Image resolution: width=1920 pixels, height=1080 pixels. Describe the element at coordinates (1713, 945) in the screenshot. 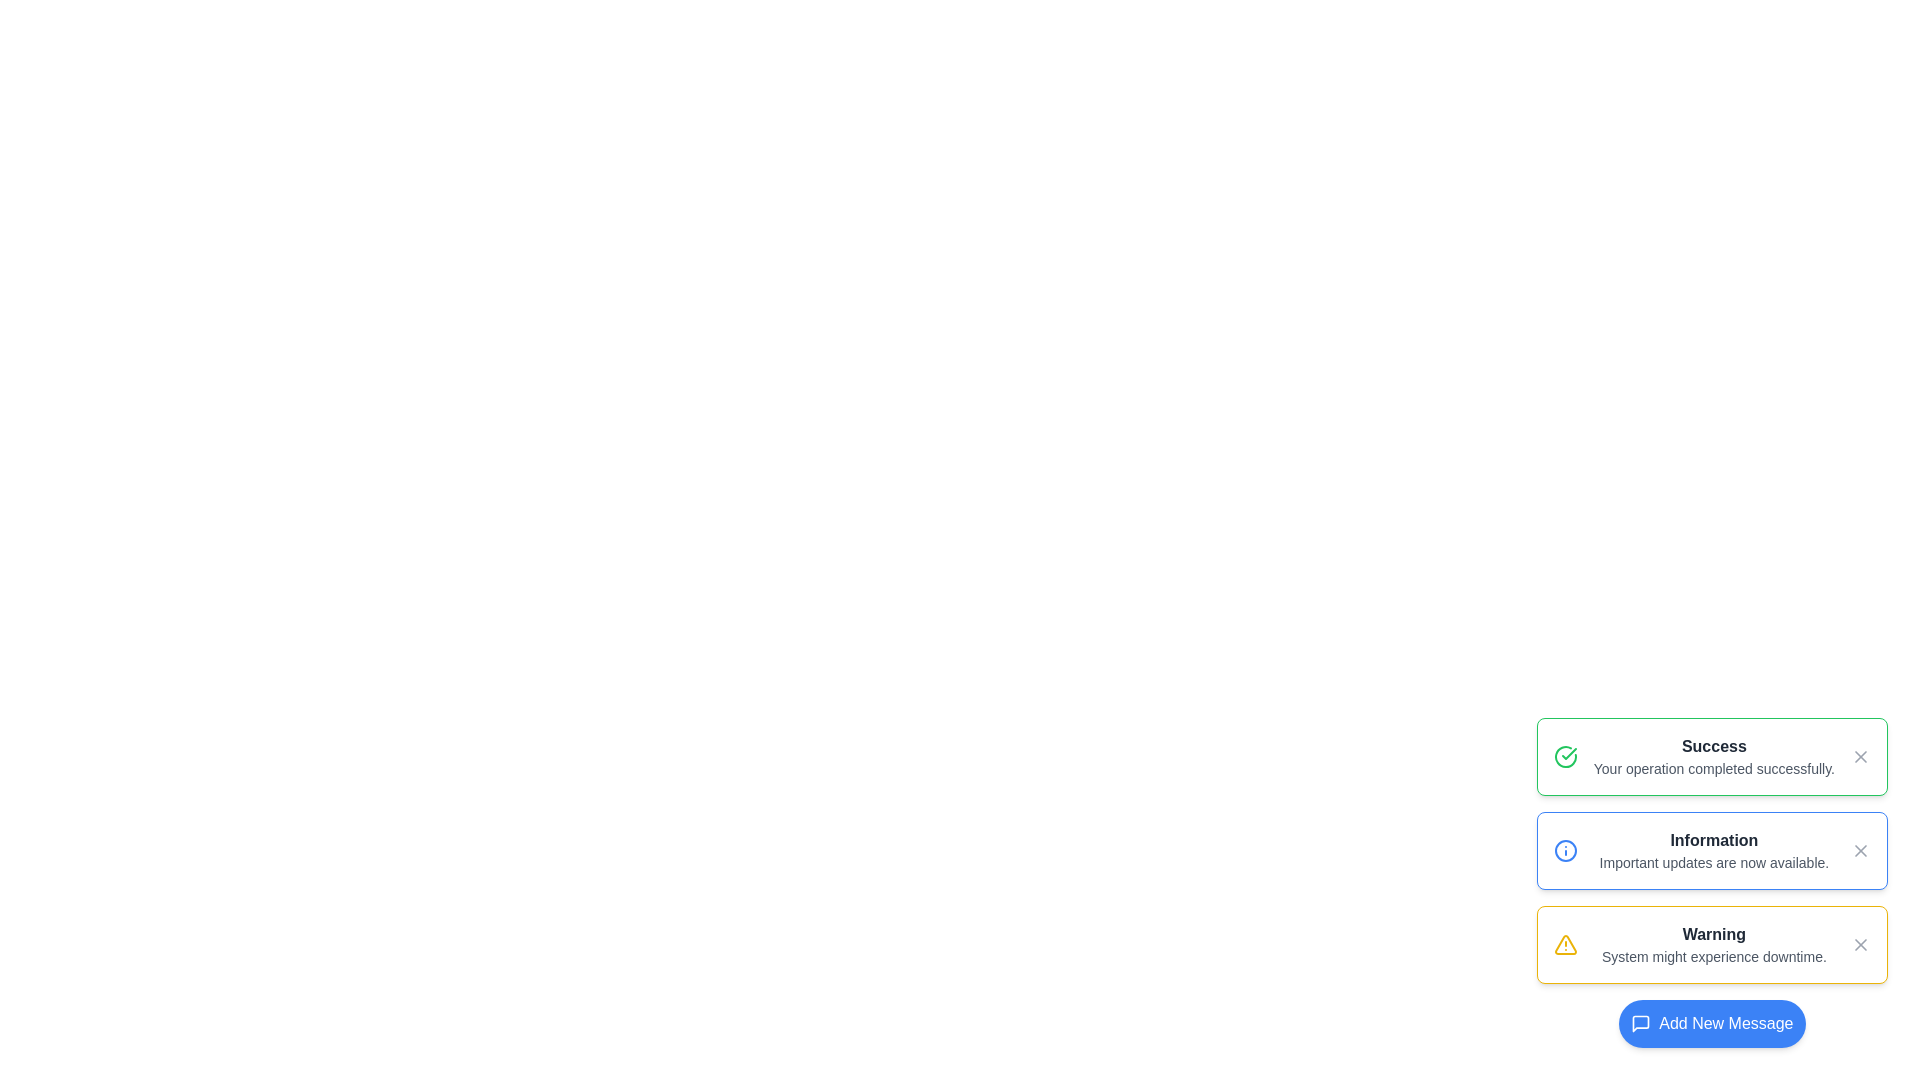

I see `the 'Warning' notification box that displays the text 'Warning' in bold and 'System might experience downtime.' in smaller text, located in the bottom-right corner of the interface` at that location.